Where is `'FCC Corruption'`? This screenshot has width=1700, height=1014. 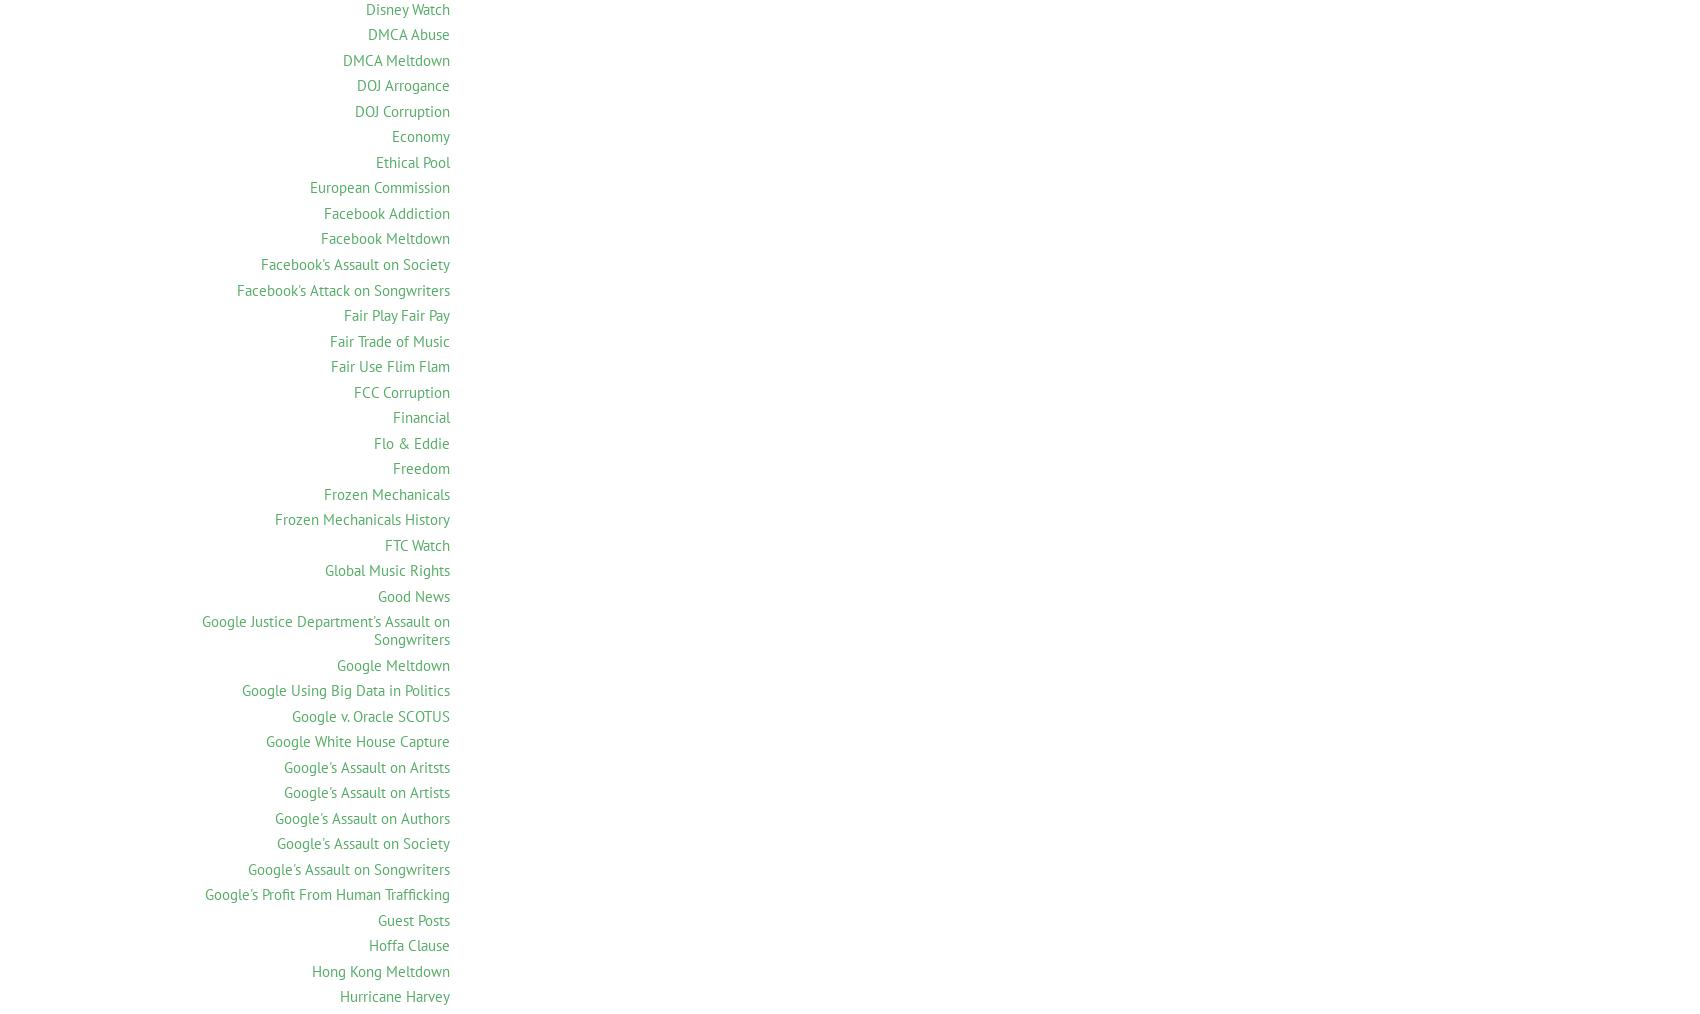 'FCC Corruption' is located at coordinates (401, 390).